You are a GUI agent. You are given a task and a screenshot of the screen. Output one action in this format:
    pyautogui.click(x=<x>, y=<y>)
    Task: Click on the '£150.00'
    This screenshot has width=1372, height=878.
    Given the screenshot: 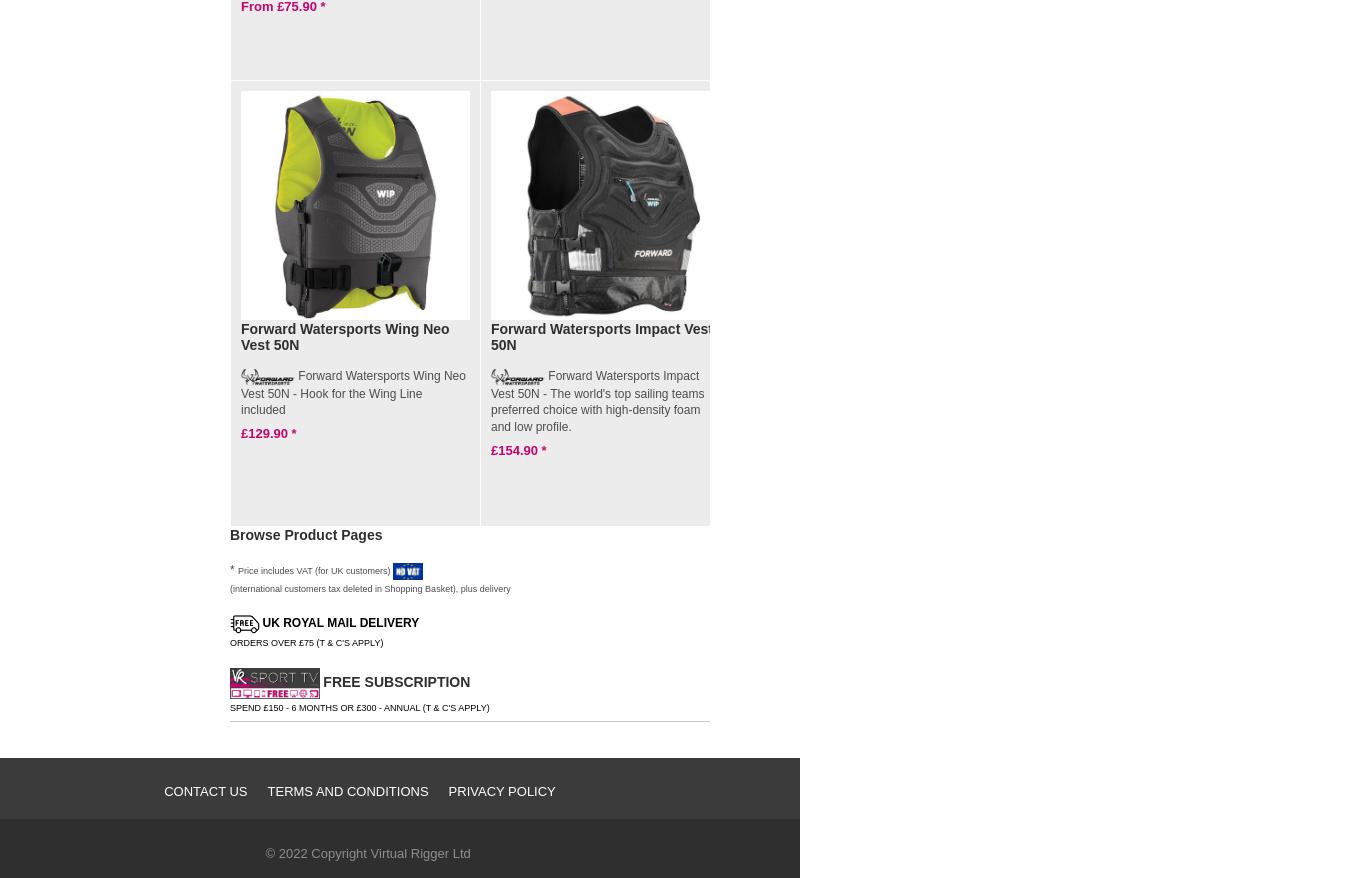 What is the action you would take?
    pyautogui.click(x=741, y=473)
    